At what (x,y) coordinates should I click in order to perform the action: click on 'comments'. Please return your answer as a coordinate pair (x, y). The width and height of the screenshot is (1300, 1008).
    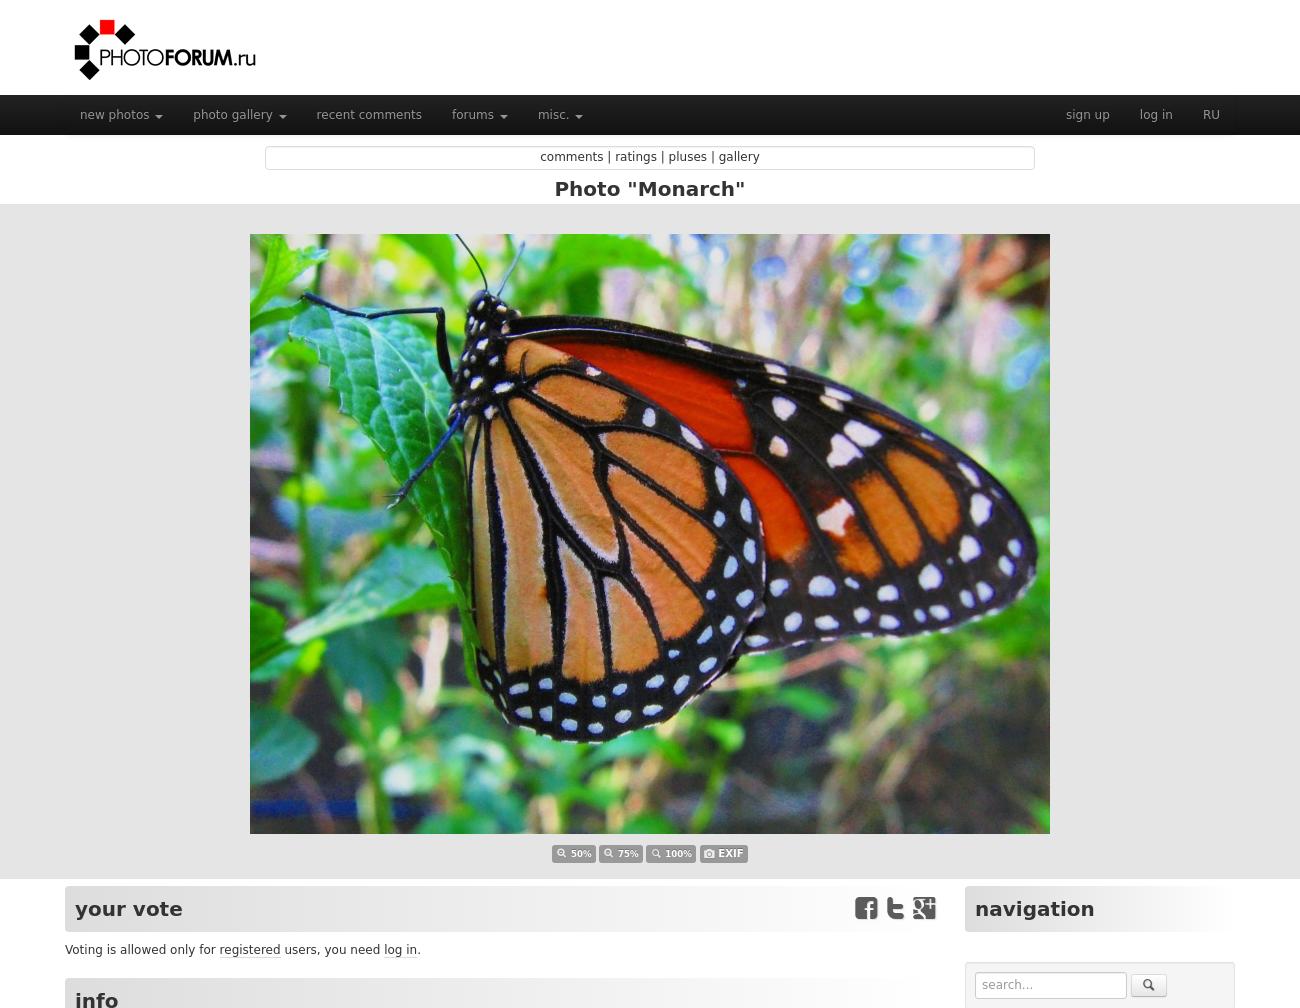
    Looking at the image, I should click on (570, 157).